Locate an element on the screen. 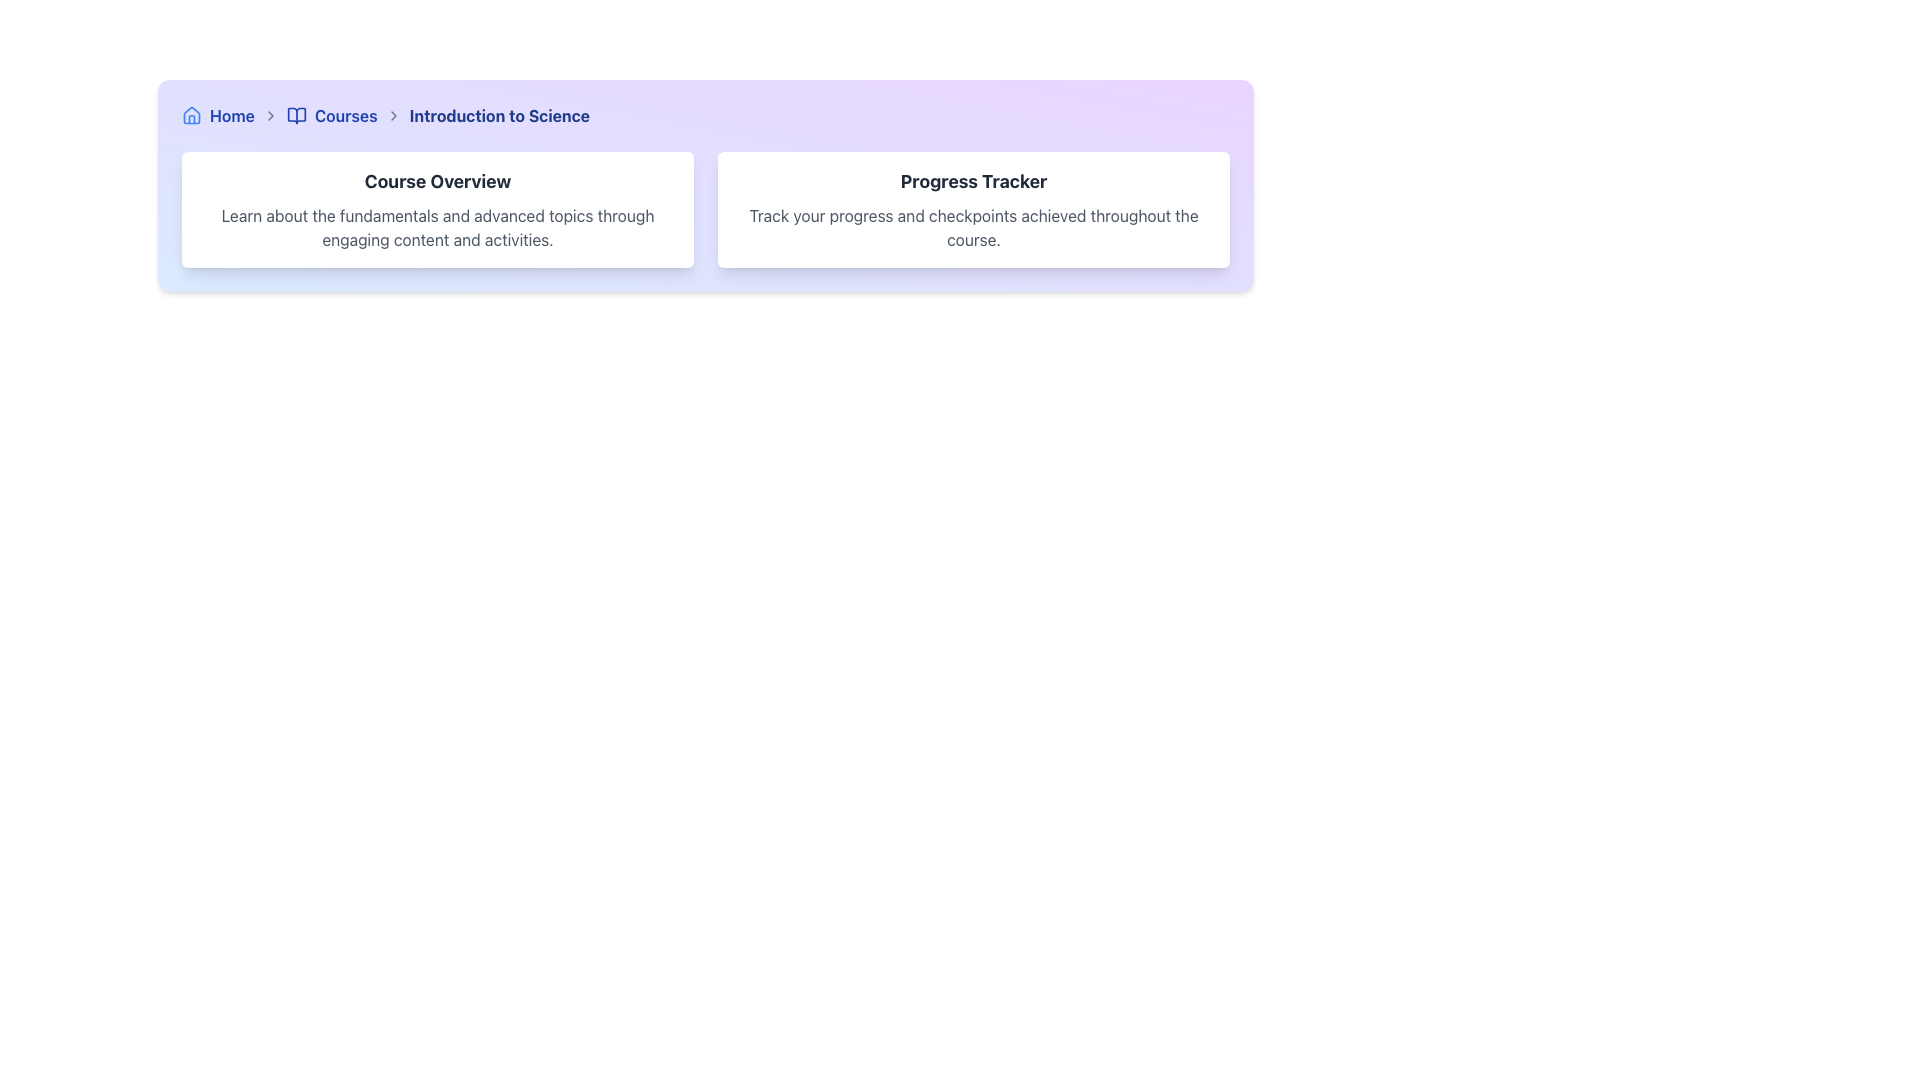 This screenshot has width=1920, height=1080. the third chevron-shaped icon in the breadcrumb navigation bar, which separates the 'Courses' link from the 'Introduction to Science' text is located at coordinates (393, 115).